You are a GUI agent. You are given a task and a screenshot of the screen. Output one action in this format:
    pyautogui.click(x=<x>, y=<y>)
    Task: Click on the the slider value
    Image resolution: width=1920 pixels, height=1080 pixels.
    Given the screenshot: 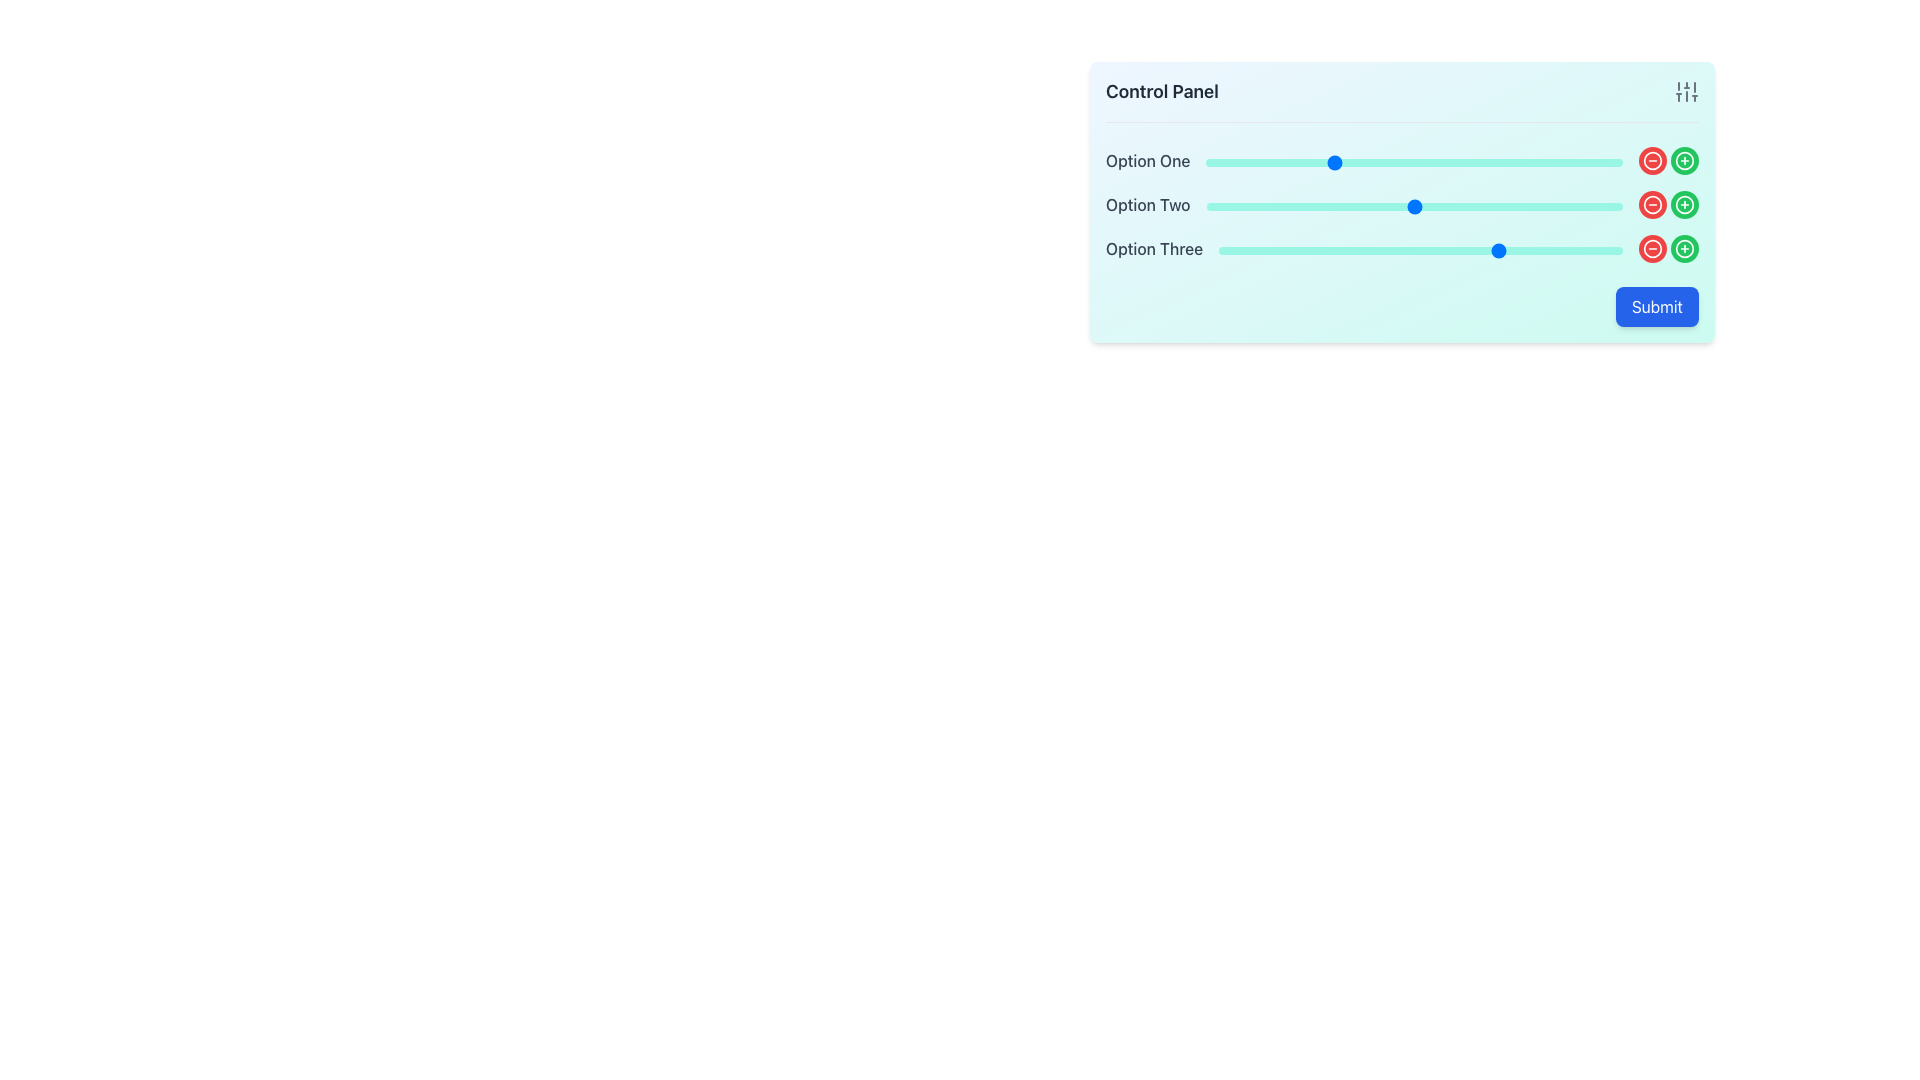 What is the action you would take?
    pyautogui.click(x=1307, y=249)
    